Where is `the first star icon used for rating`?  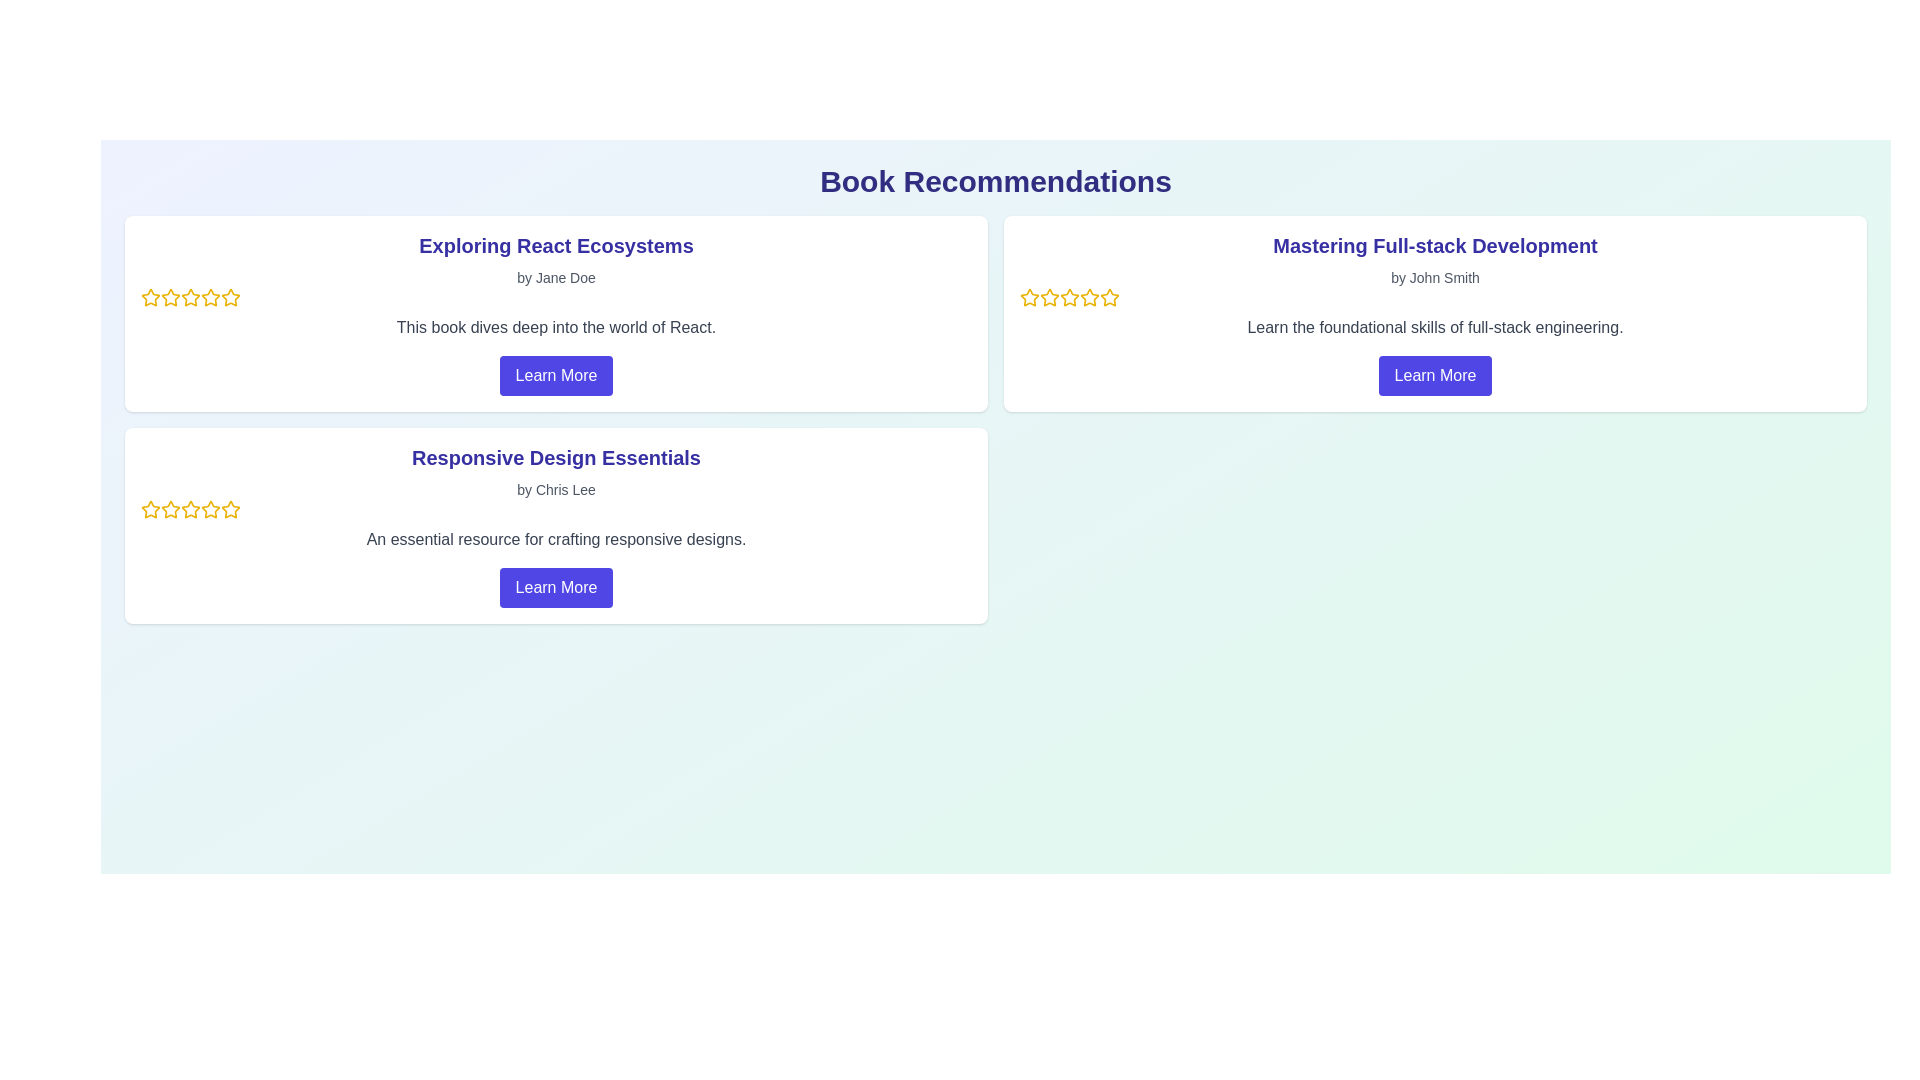 the first star icon used for rating is located at coordinates (149, 297).